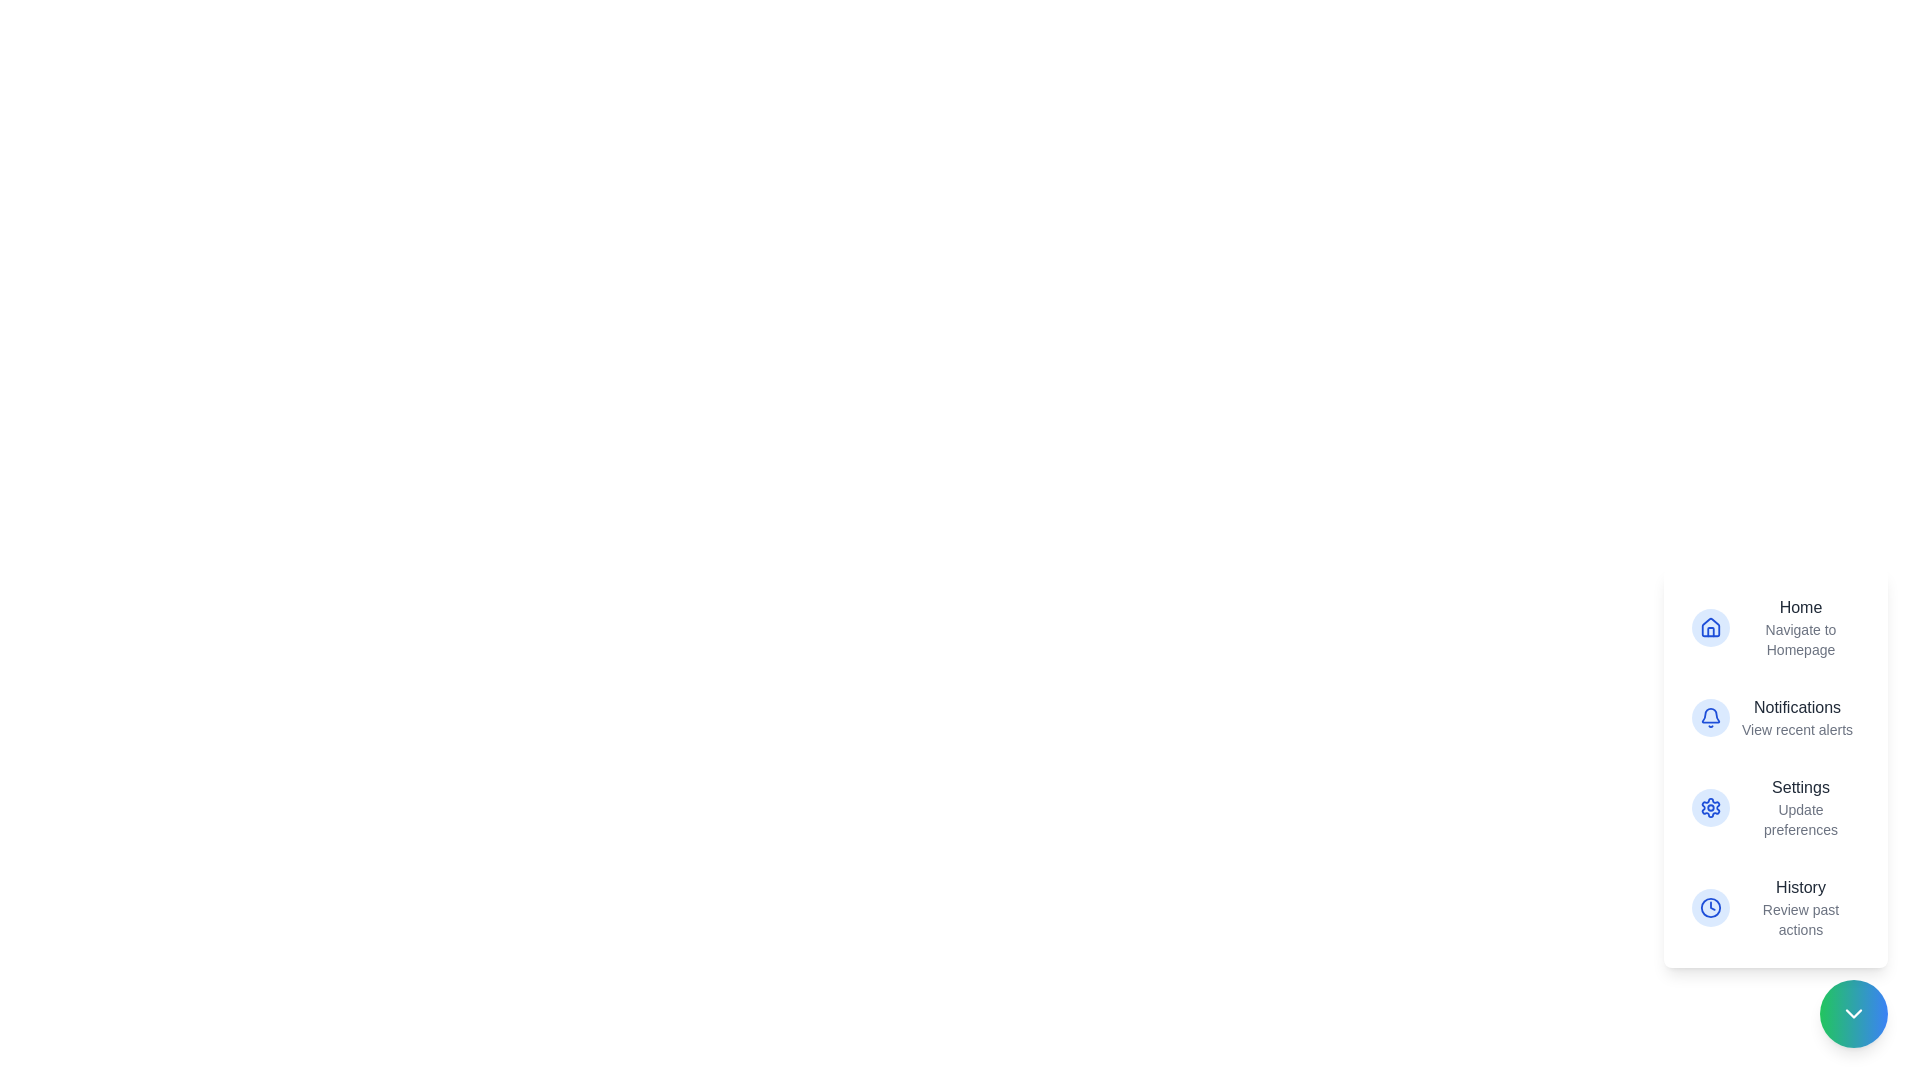 This screenshot has height=1080, width=1920. I want to click on the action item corresponding to Notifications, so click(1776, 716).